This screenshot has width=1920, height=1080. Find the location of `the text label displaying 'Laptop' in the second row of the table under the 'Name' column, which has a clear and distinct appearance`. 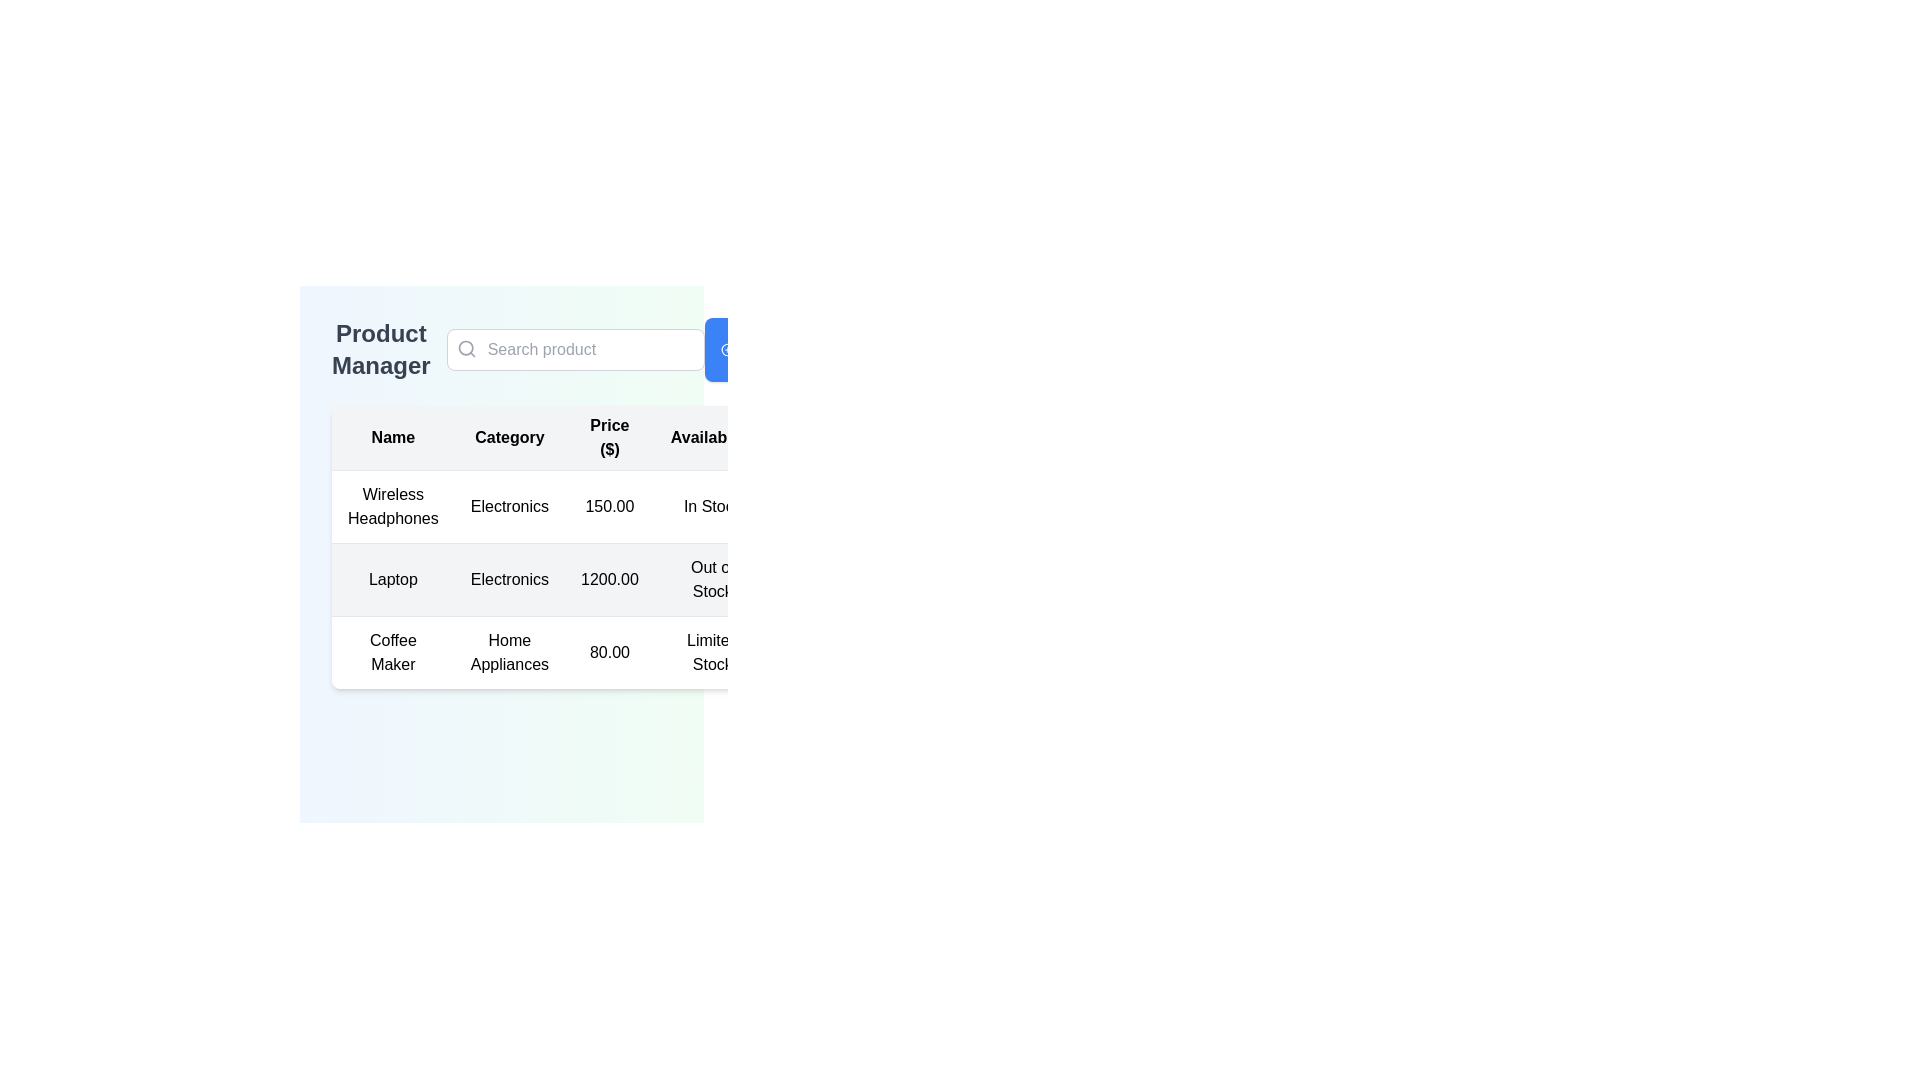

the text label displaying 'Laptop' in the second row of the table under the 'Name' column, which has a clear and distinct appearance is located at coordinates (393, 579).